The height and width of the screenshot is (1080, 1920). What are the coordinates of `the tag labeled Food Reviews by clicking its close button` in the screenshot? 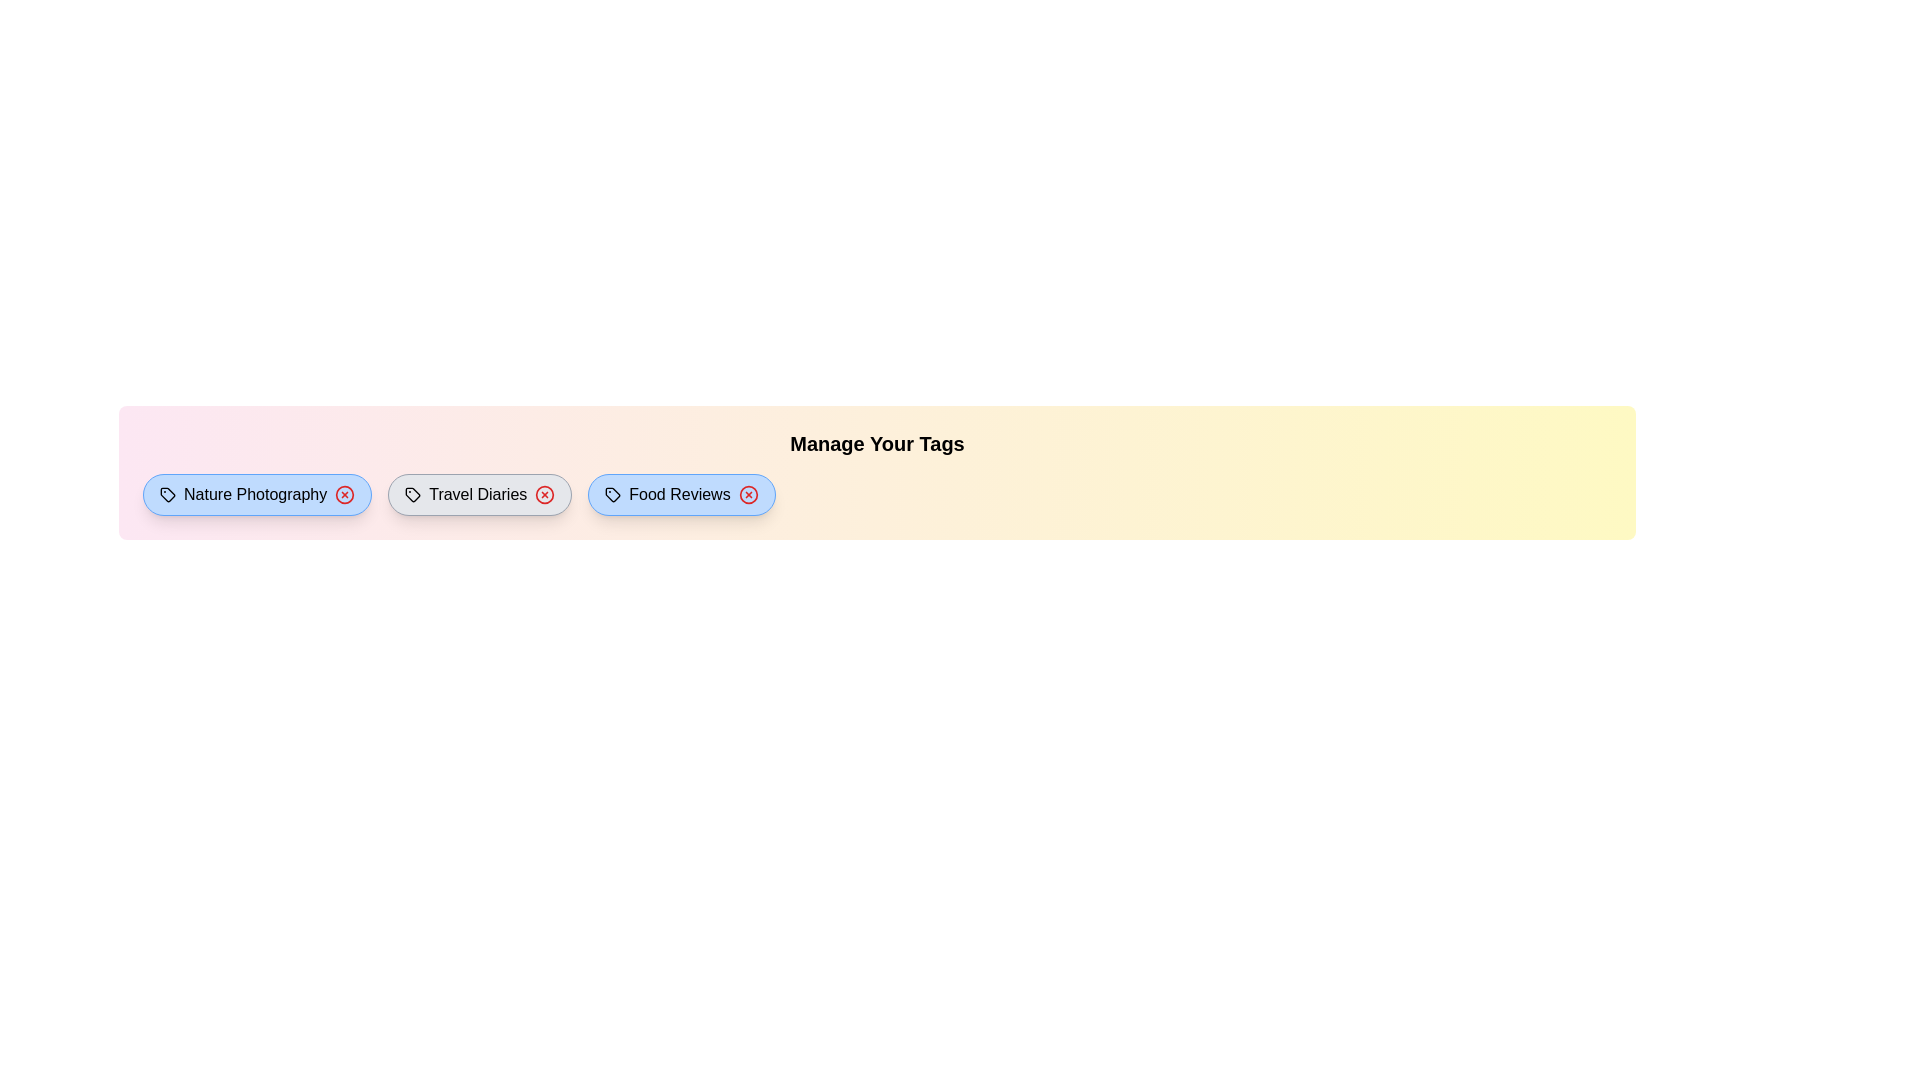 It's located at (747, 494).